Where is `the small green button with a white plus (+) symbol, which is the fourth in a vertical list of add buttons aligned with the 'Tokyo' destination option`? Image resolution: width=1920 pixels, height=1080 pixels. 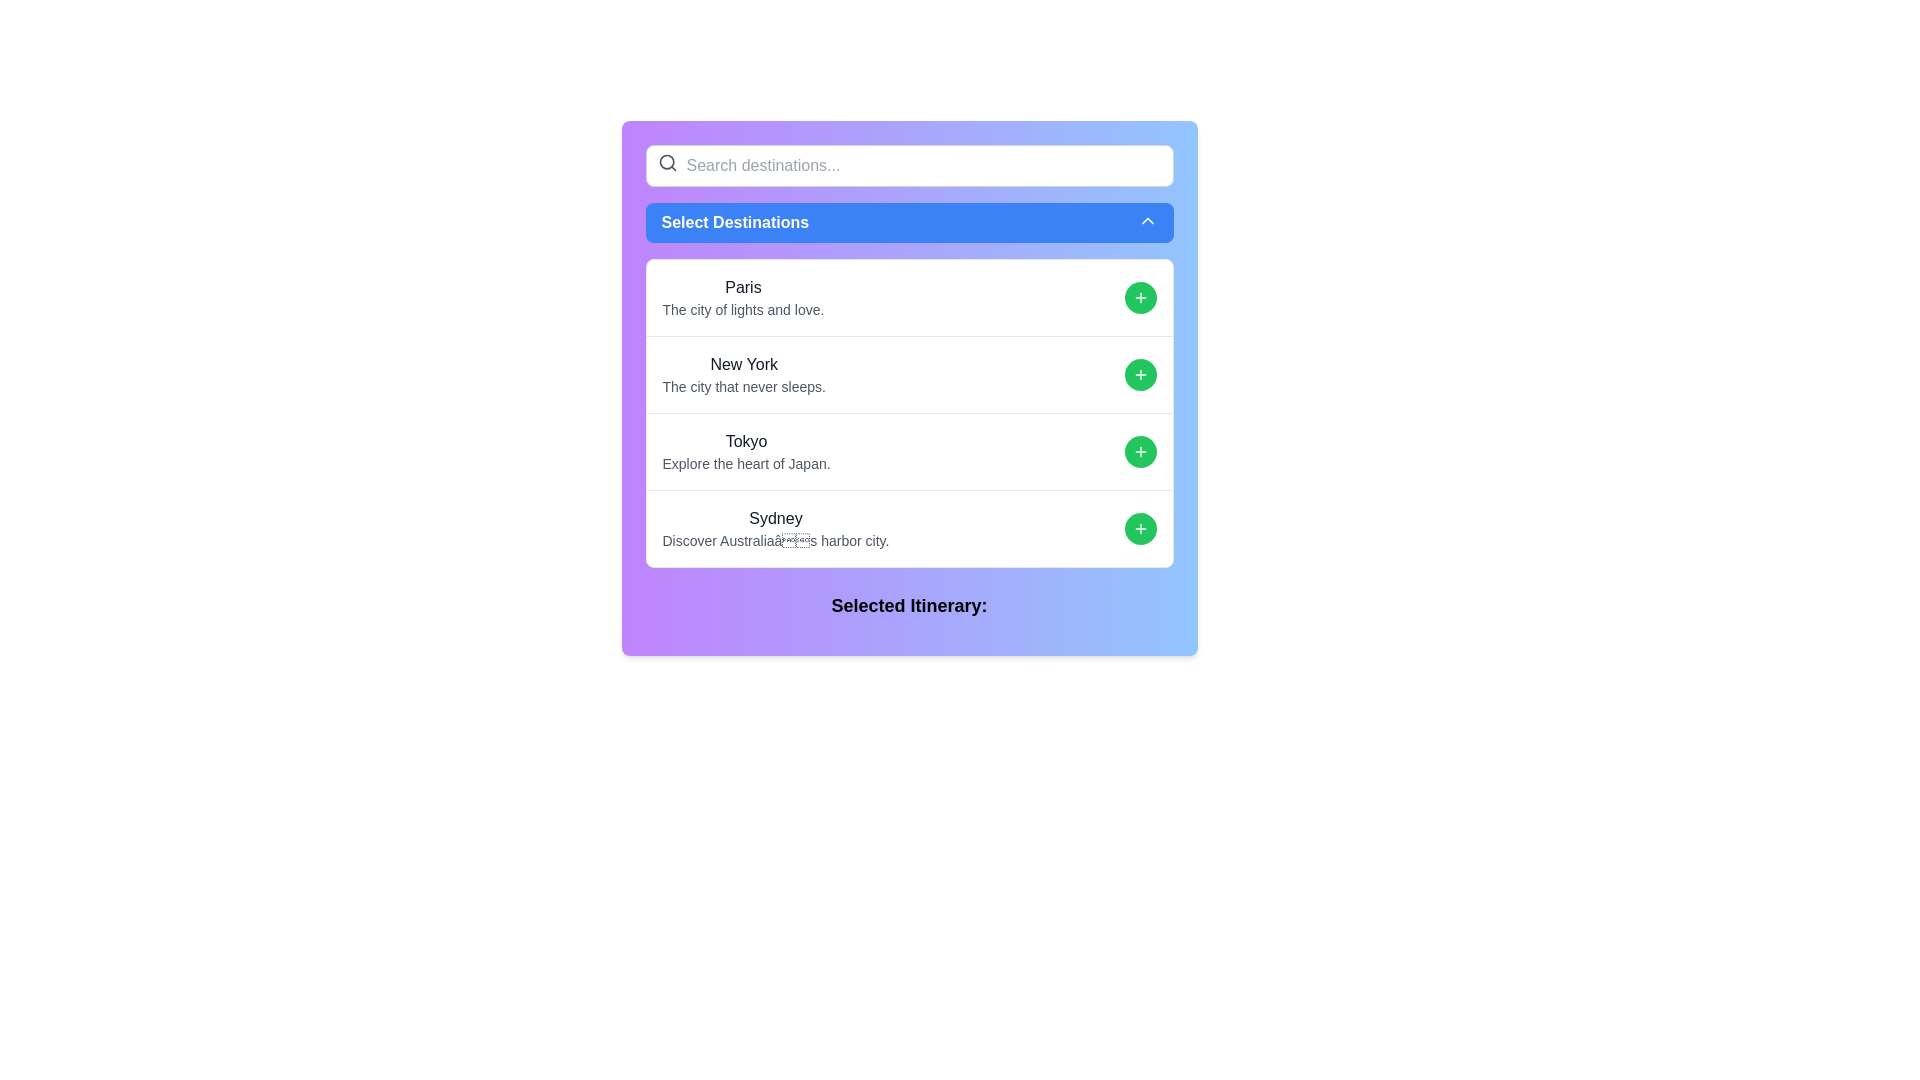 the small green button with a white plus (+) symbol, which is the fourth in a vertical list of add buttons aligned with the 'Tokyo' destination option is located at coordinates (1140, 451).